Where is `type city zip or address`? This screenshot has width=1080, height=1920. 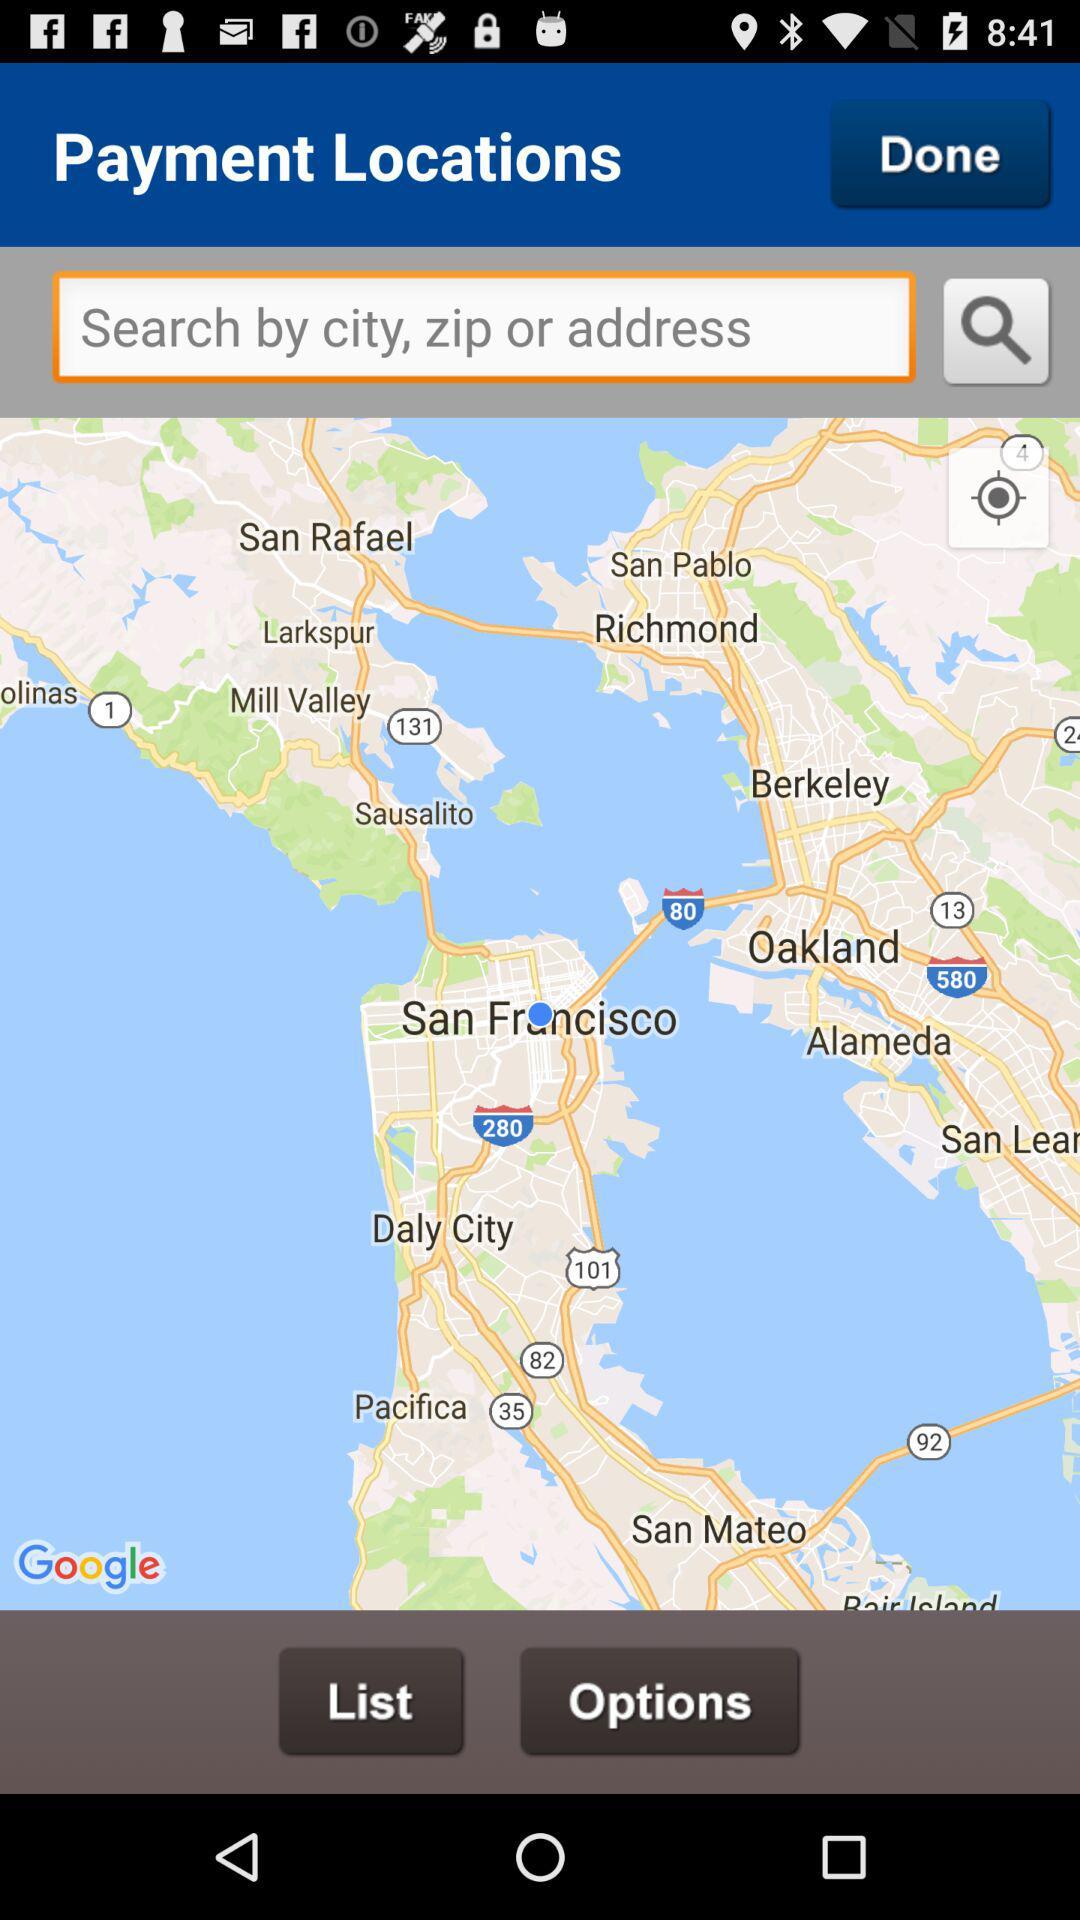 type city zip or address is located at coordinates (484, 332).